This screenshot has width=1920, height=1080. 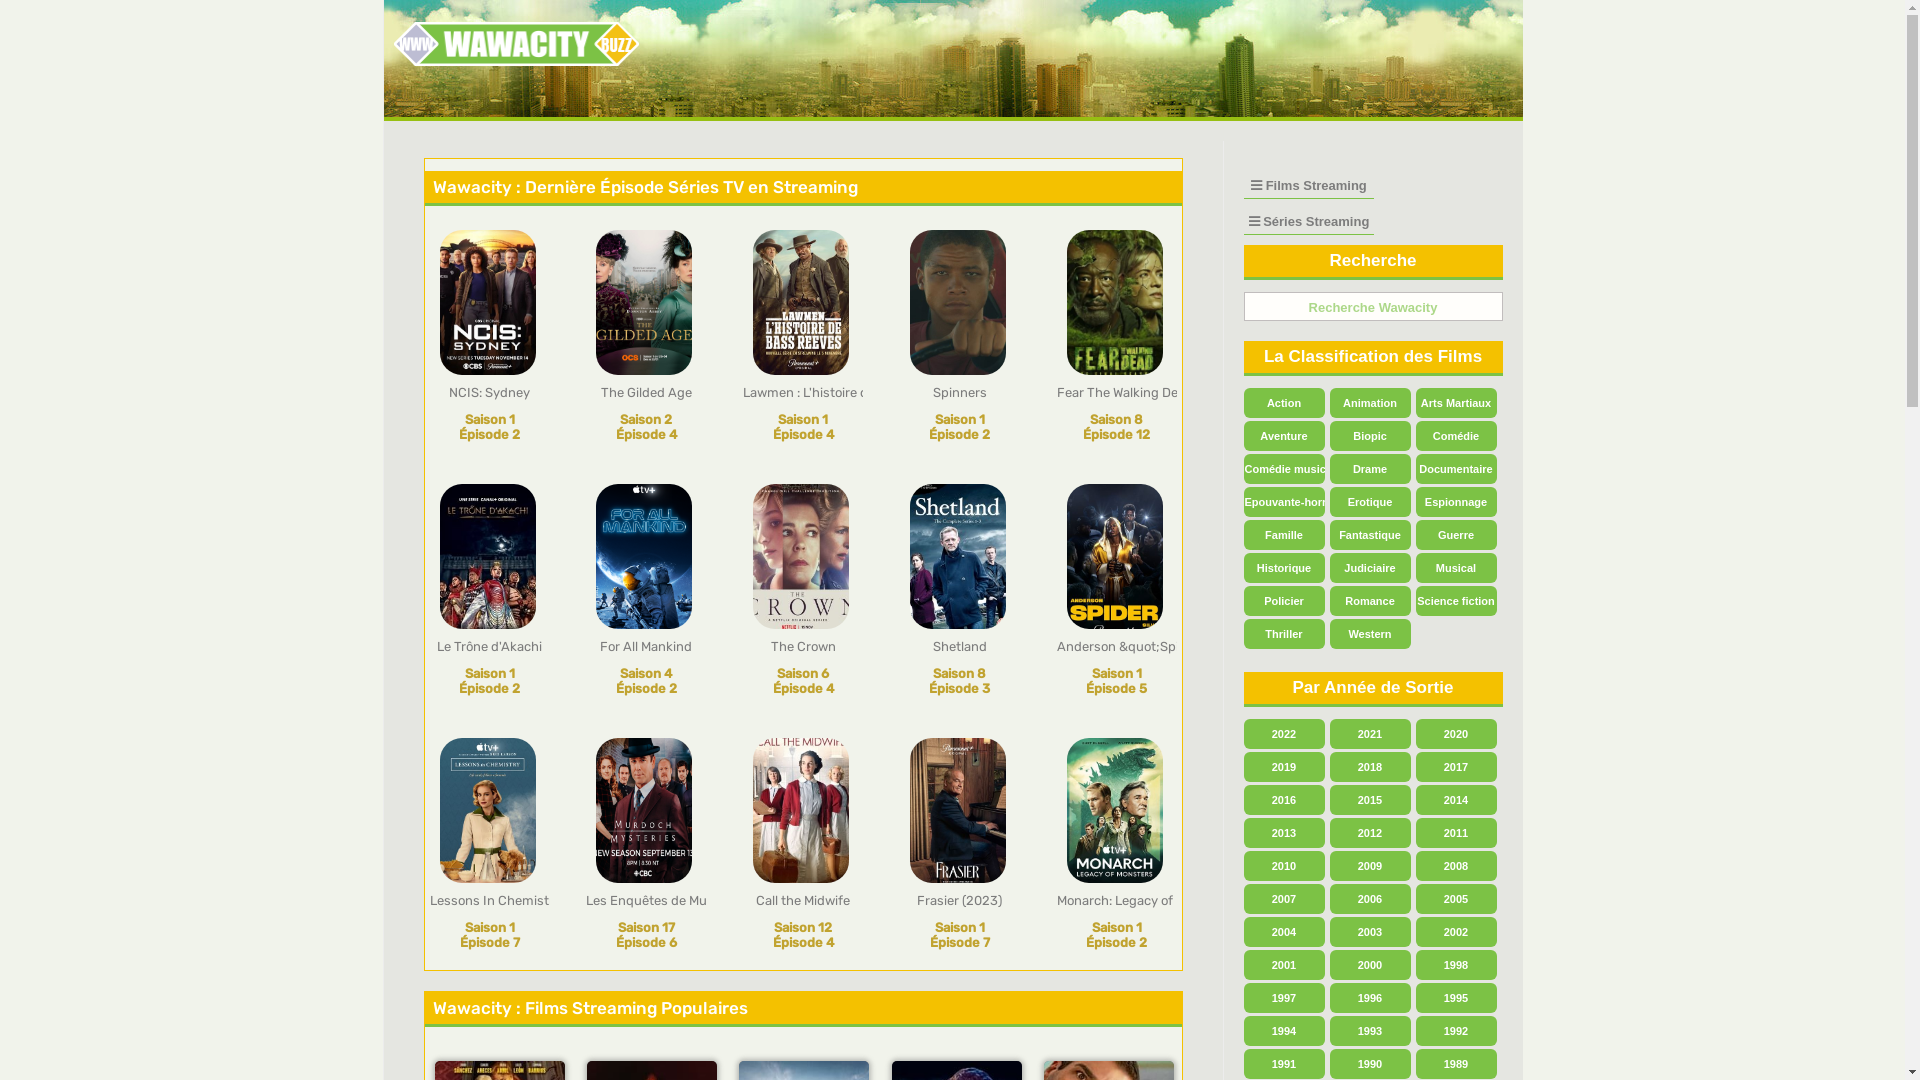 I want to click on 'Aventure', so click(x=1242, y=434).